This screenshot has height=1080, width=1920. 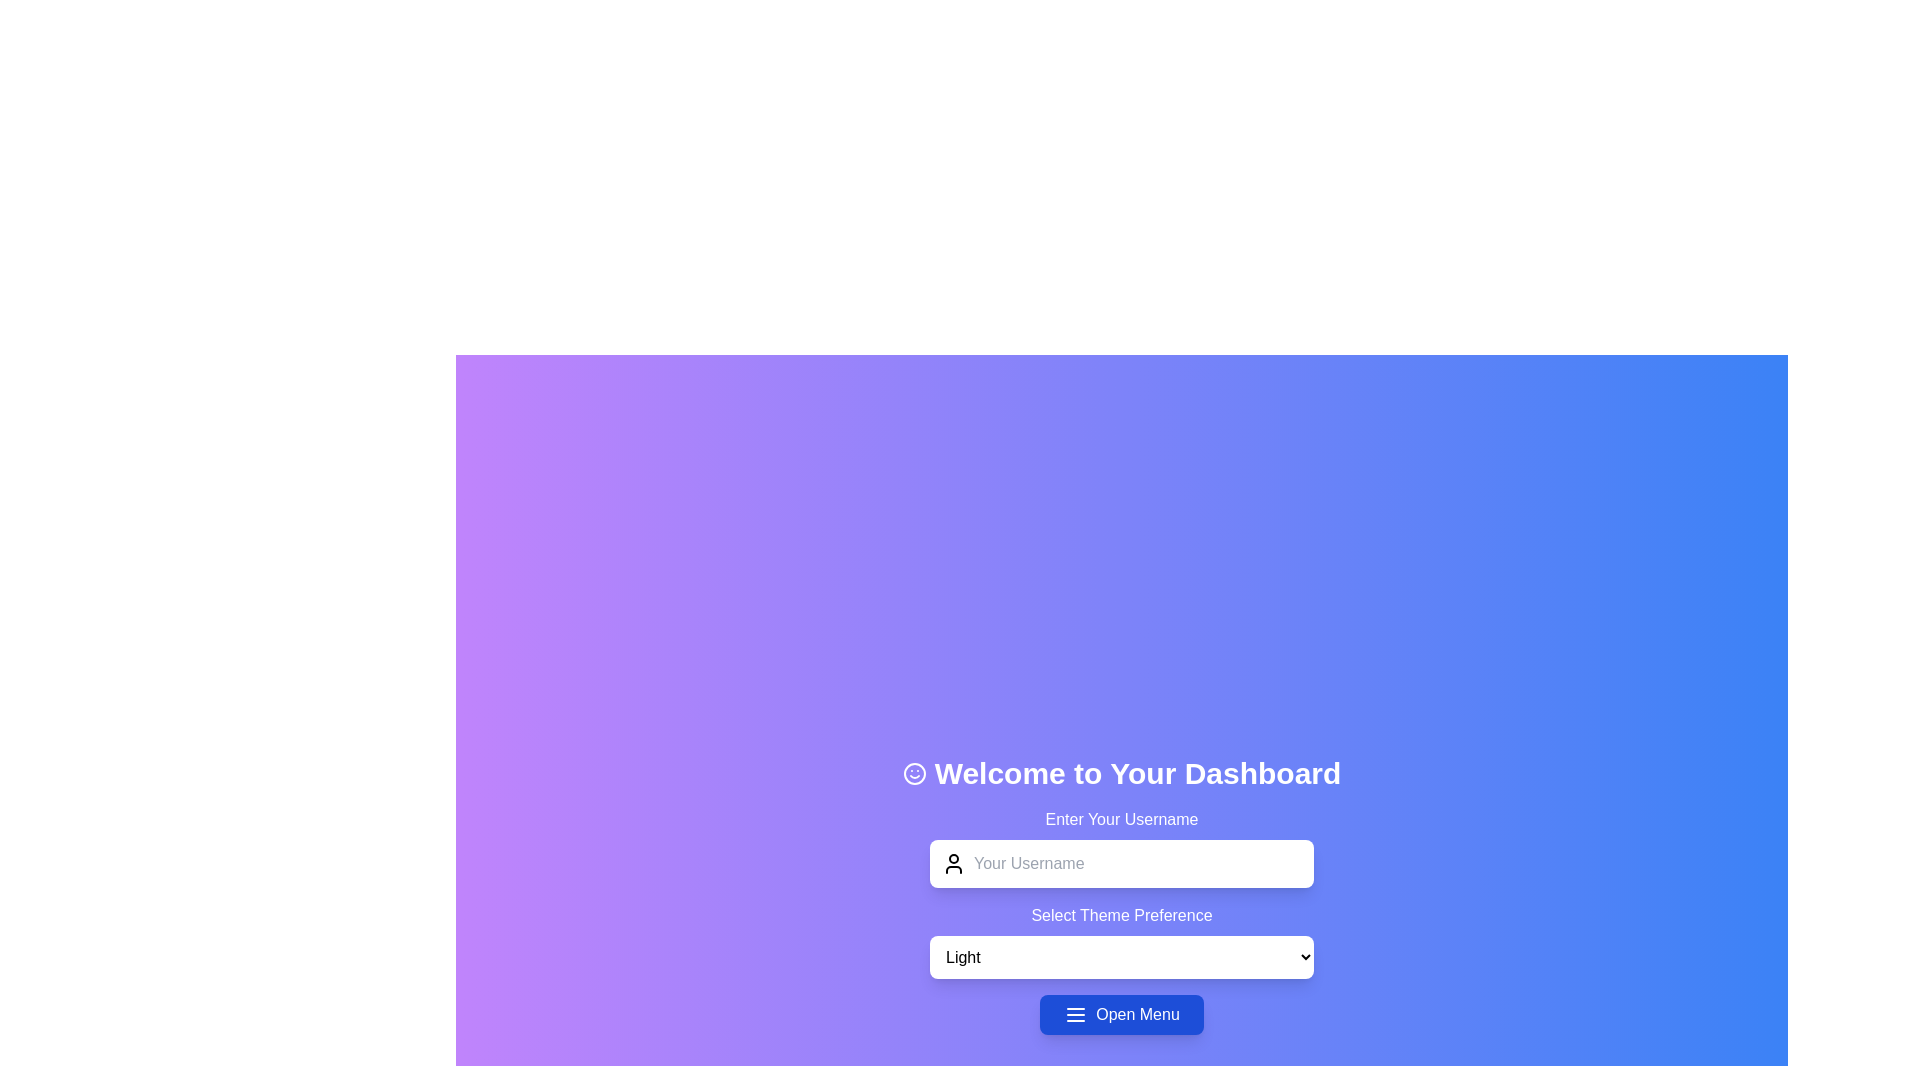 What do you see at coordinates (913, 772) in the screenshot?
I see `the decorative icon positioned to the left of the 'Welcome to Your Dashboard' text, enhancing user engagement` at bounding box center [913, 772].